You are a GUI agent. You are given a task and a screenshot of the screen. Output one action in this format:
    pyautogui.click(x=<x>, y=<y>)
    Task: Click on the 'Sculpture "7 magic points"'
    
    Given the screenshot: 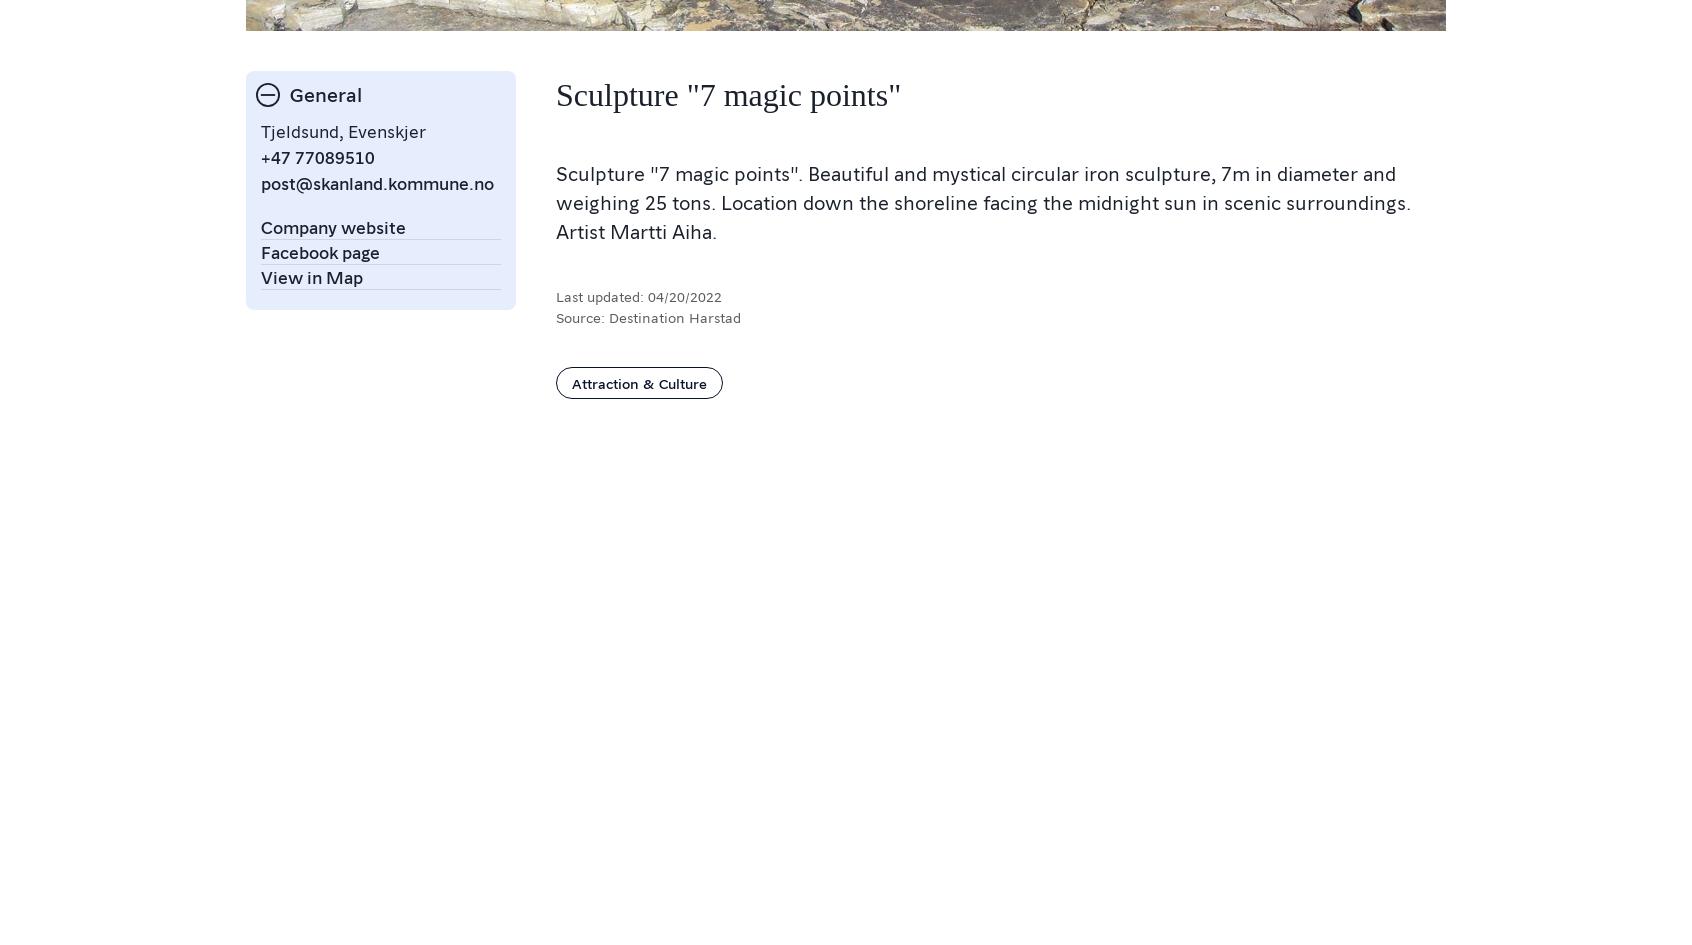 What is the action you would take?
    pyautogui.click(x=727, y=93)
    